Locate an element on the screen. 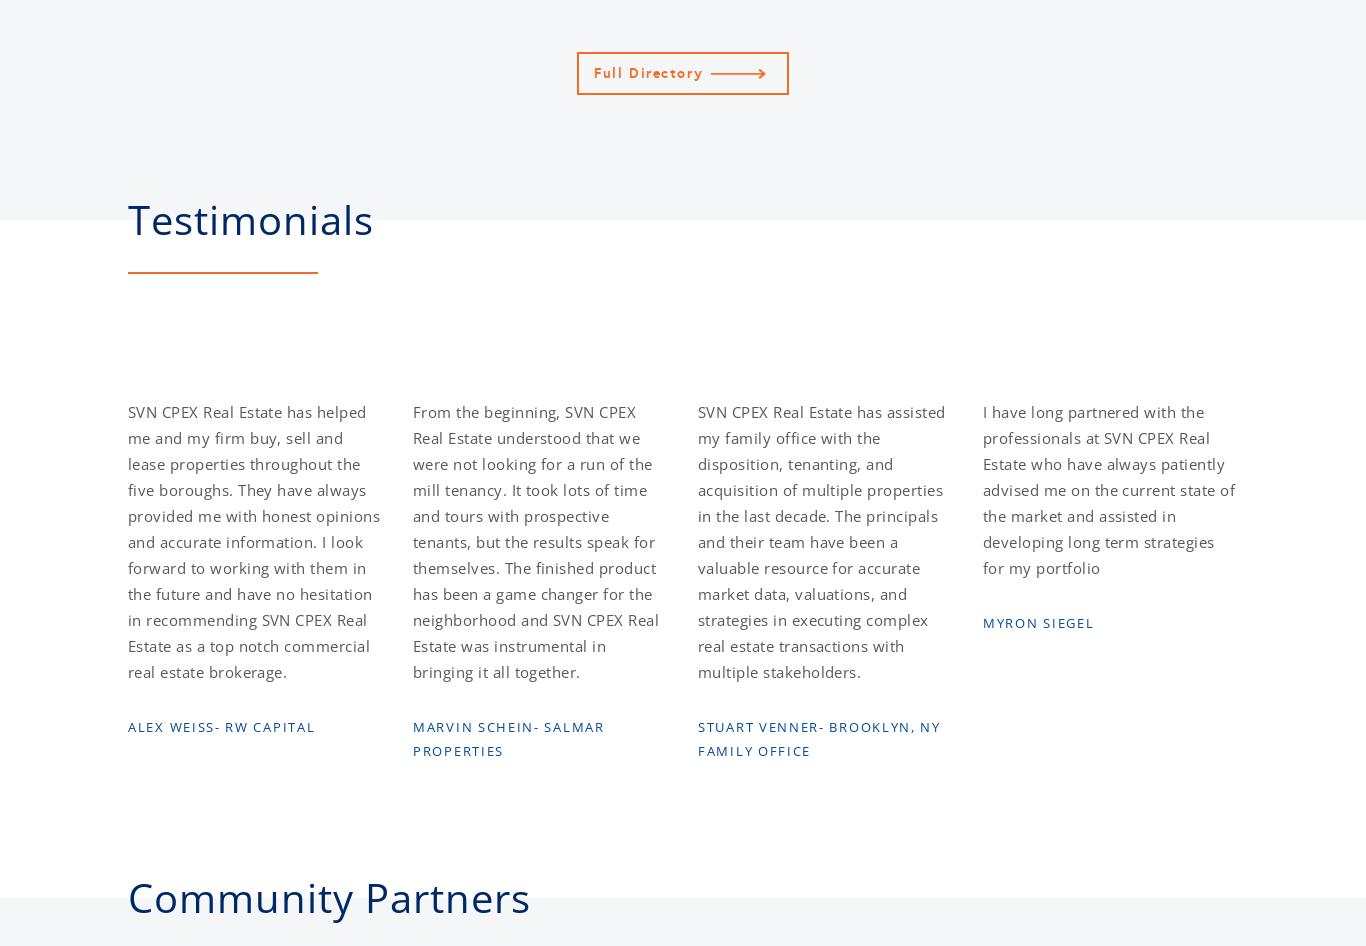 This screenshot has width=1366, height=946. 'Stuart Venner- Brooklyn, NY Family Office' is located at coordinates (818, 738).